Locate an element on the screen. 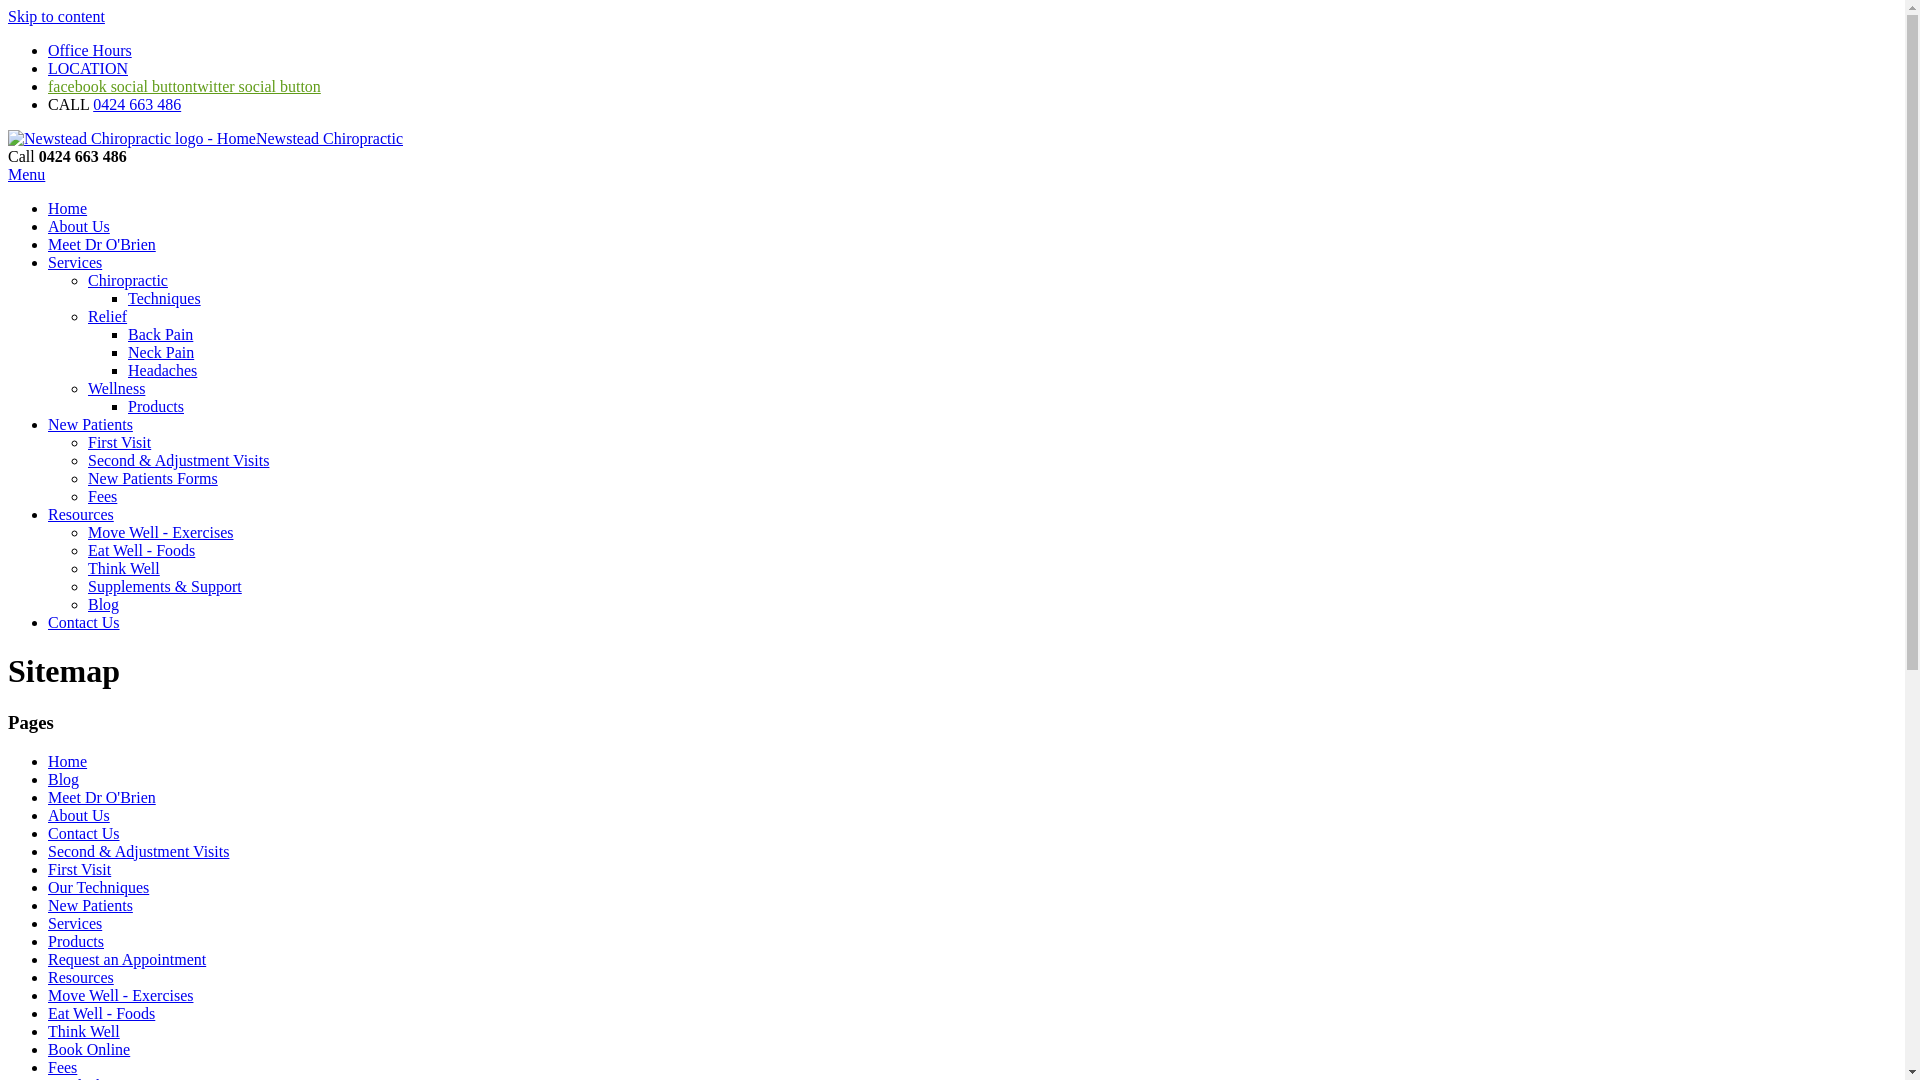 The height and width of the screenshot is (1080, 1920). 'Meet Dr O'Brien' is located at coordinates (48, 243).